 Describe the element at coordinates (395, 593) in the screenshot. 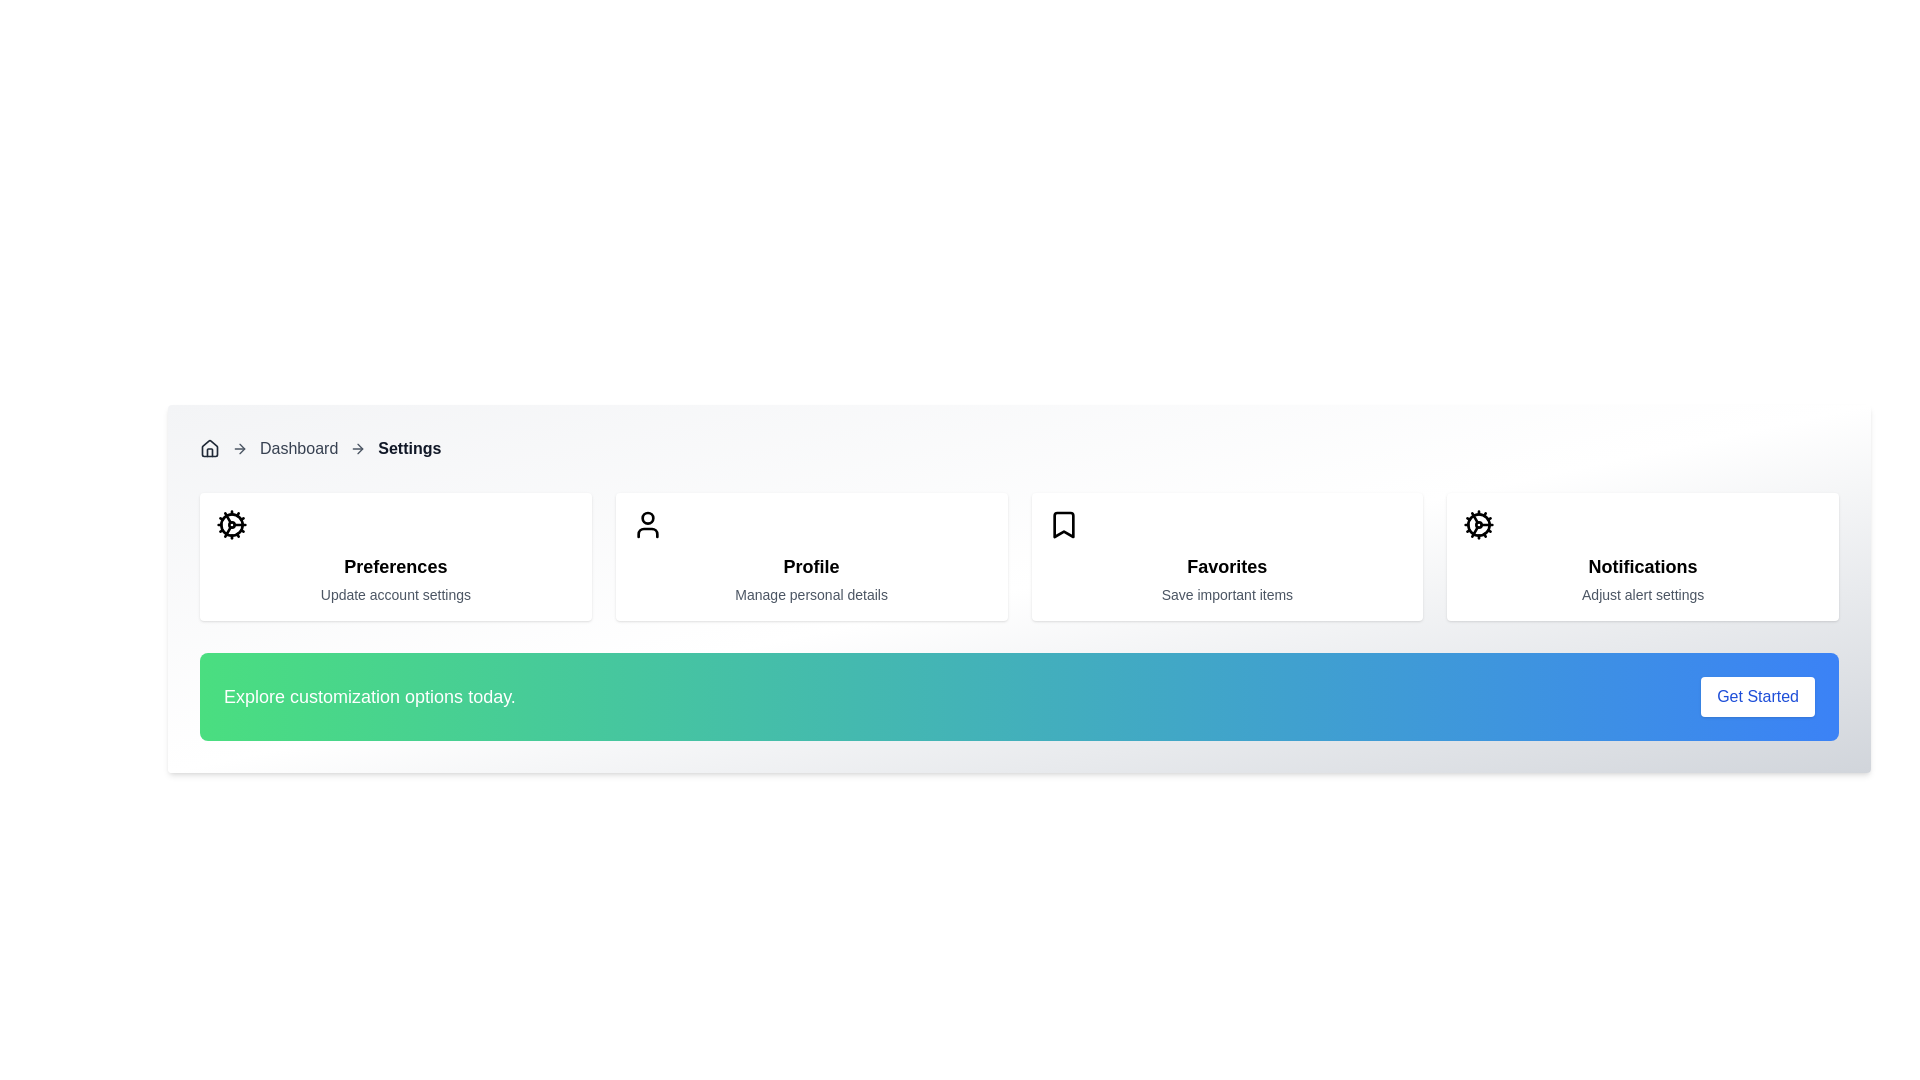

I see `the static text label providing context about the 'Preferences' section, which is located below the 'Preferences' text in the first card` at that location.